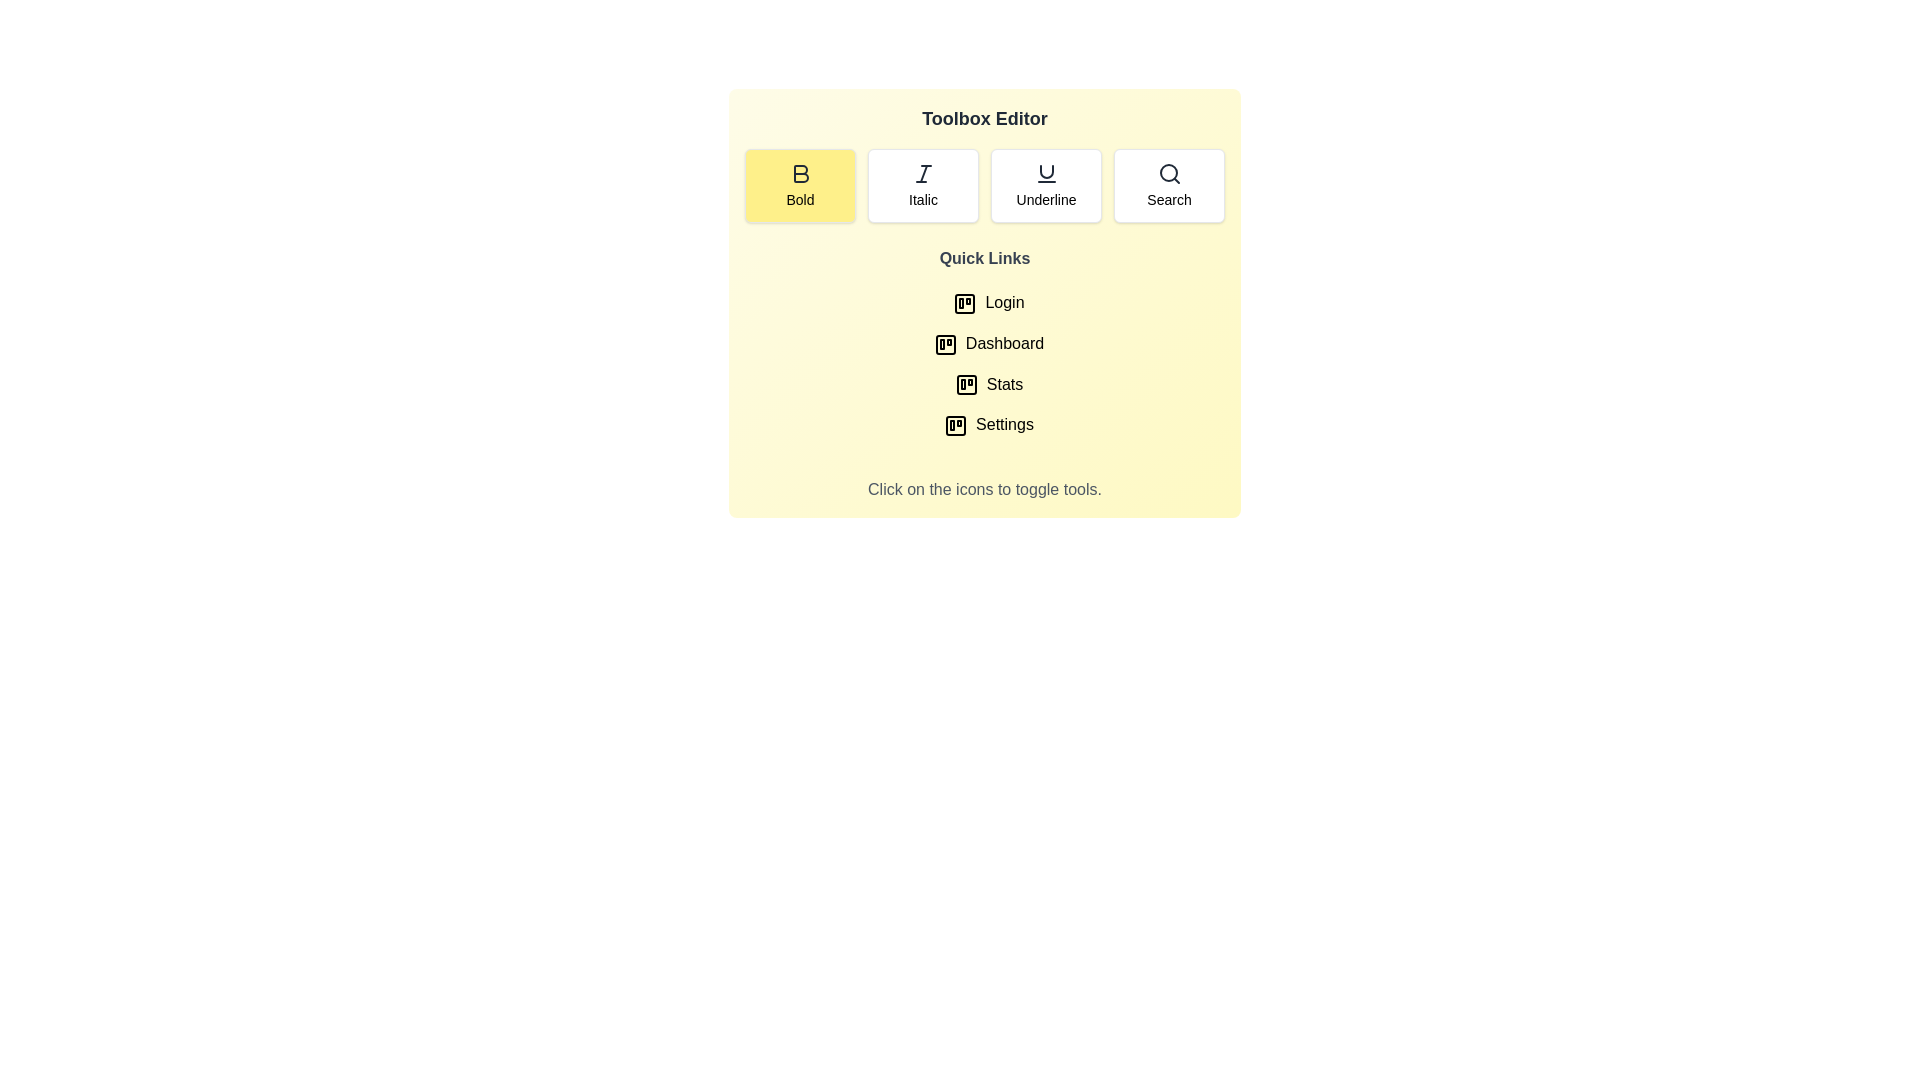  What do you see at coordinates (984, 424) in the screenshot?
I see `the quick link Settings` at bounding box center [984, 424].